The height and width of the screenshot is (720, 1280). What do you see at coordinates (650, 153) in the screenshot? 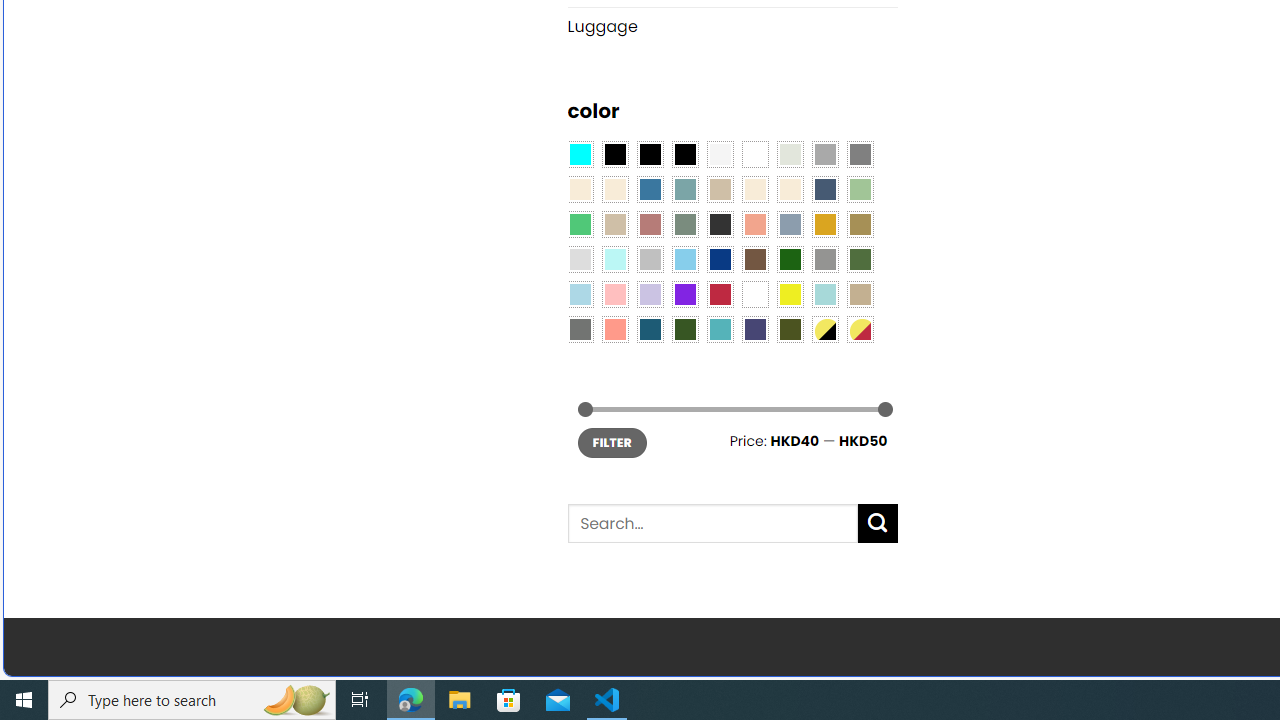
I see `'Black'` at bounding box center [650, 153].